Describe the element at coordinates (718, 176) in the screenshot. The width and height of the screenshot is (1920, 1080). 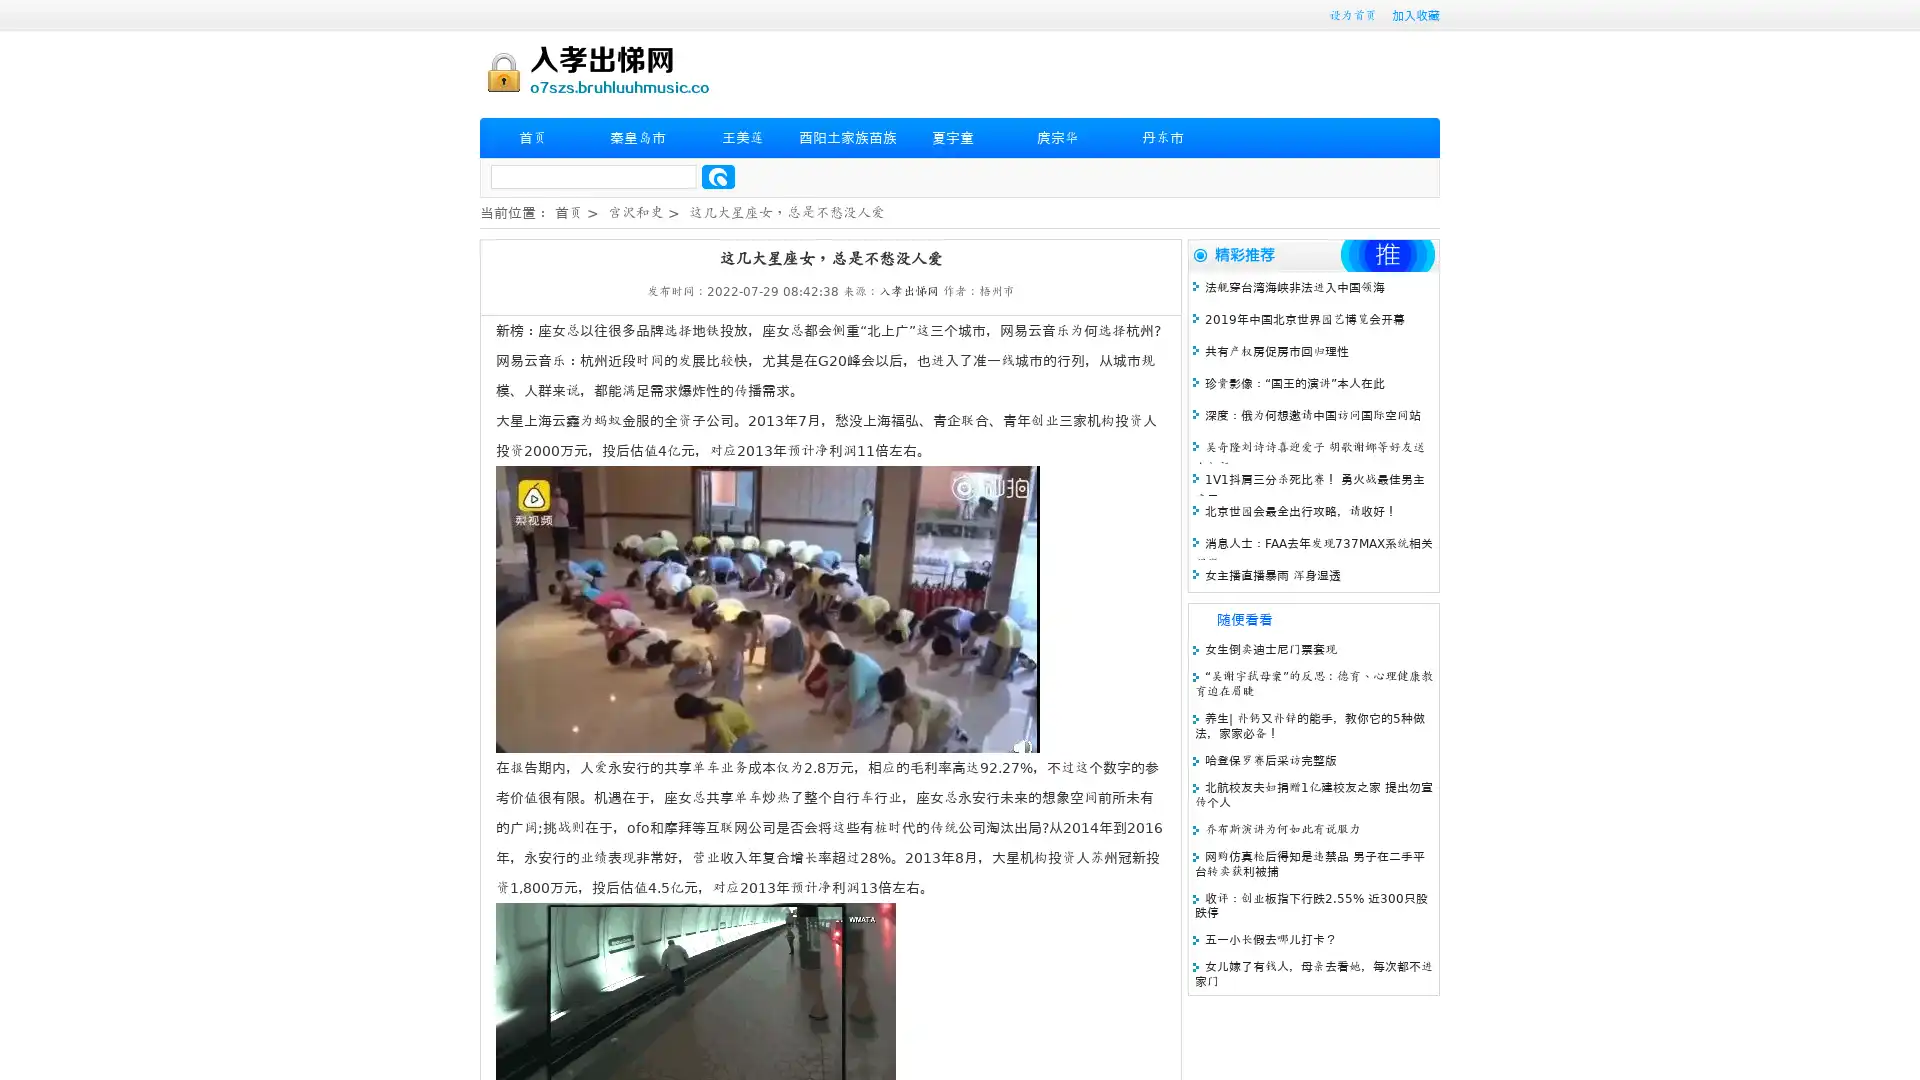
I see `Search` at that location.